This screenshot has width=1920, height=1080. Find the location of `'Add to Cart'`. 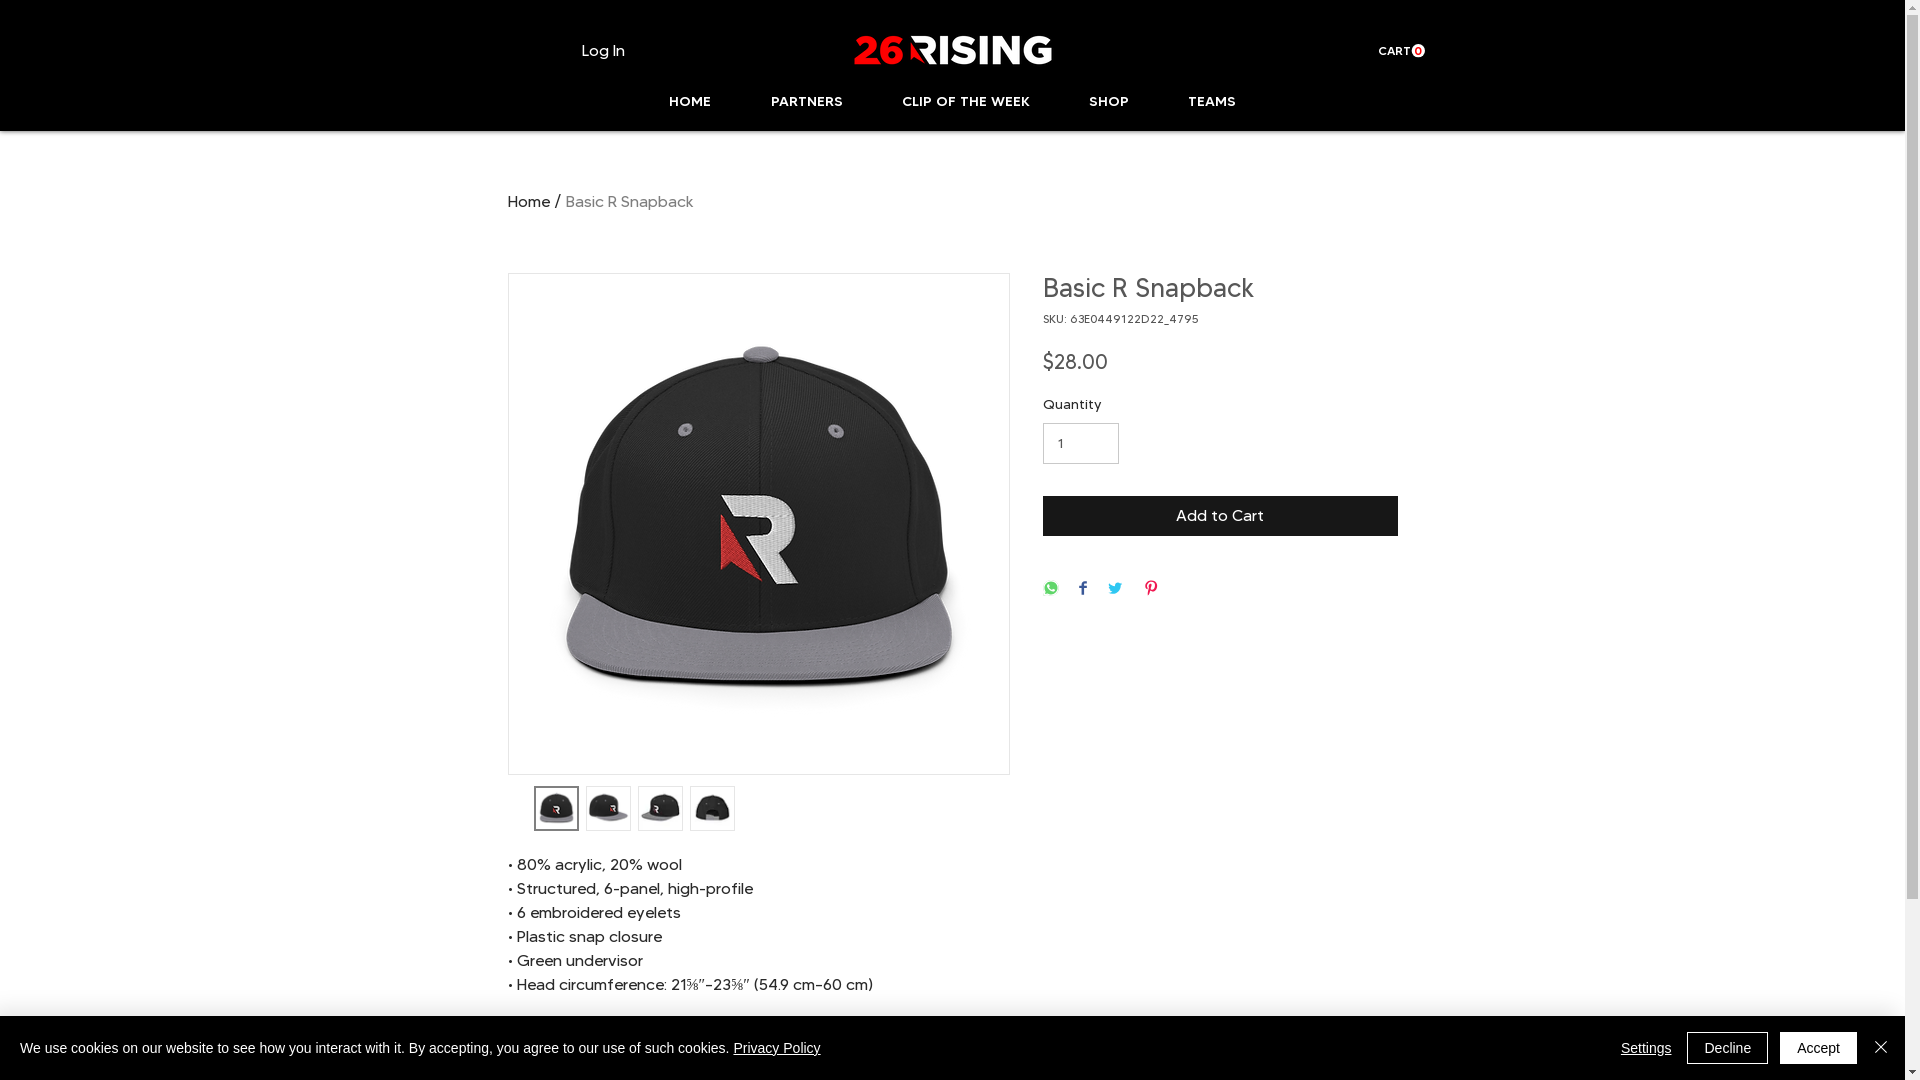

'Add to Cart' is located at coordinates (1218, 515).